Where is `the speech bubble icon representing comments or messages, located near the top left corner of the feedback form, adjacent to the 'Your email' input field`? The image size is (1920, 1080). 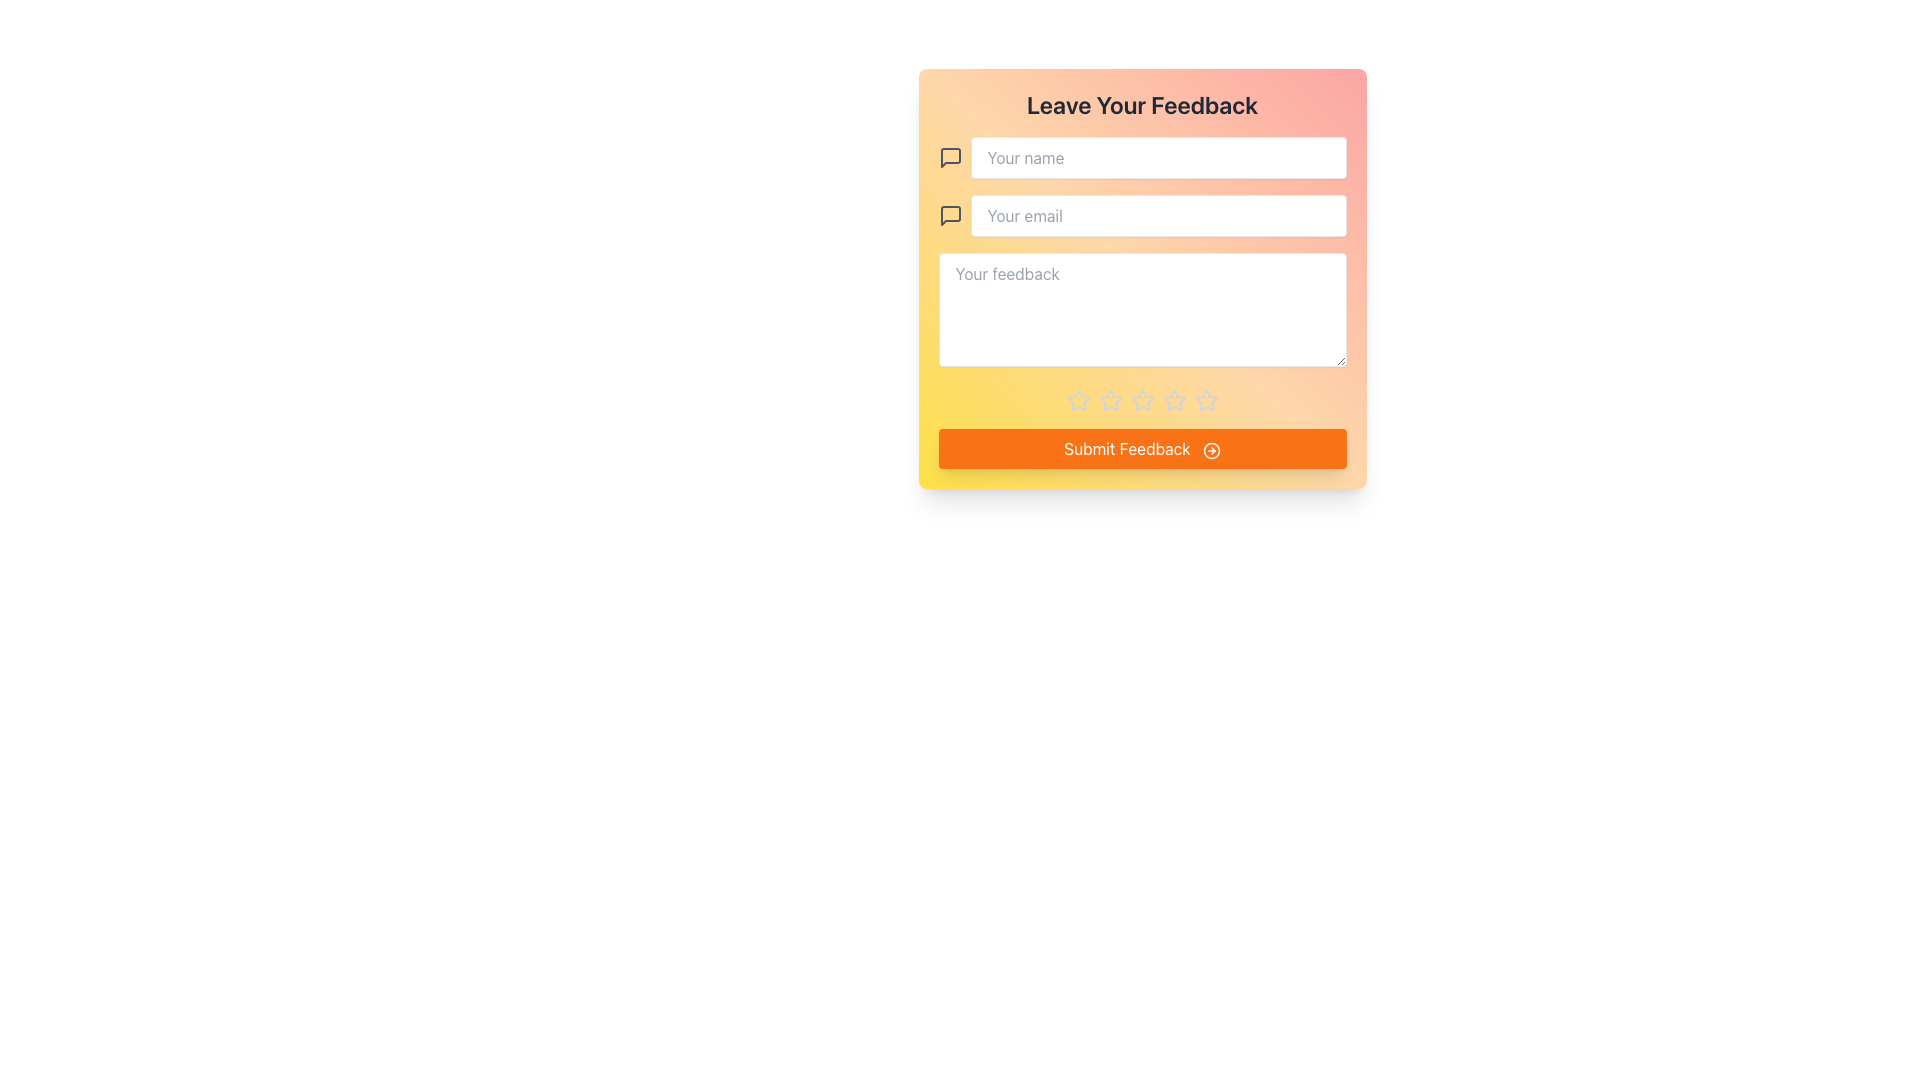 the speech bubble icon representing comments or messages, located near the top left corner of the feedback form, adjacent to the 'Your email' input field is located at coordinates (949, 157).